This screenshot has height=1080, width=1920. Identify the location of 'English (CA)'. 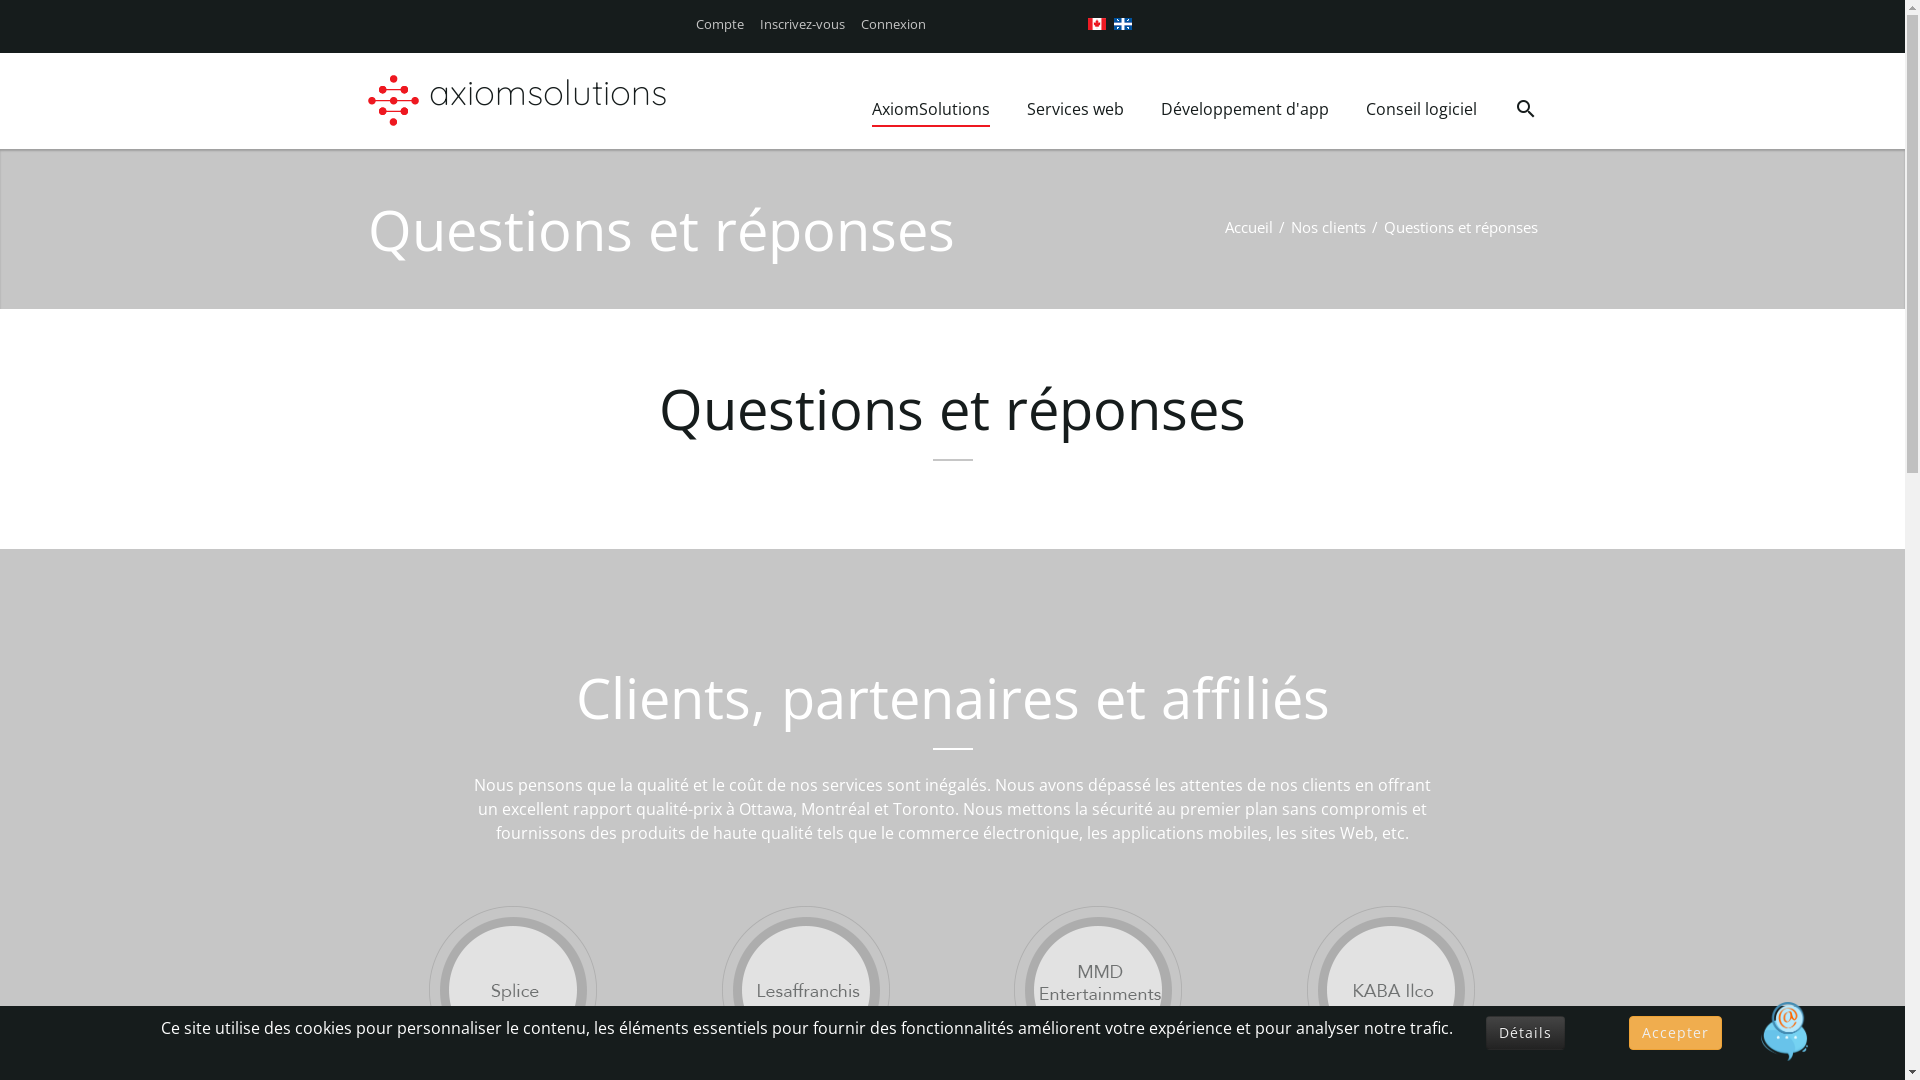
(1096, 23).